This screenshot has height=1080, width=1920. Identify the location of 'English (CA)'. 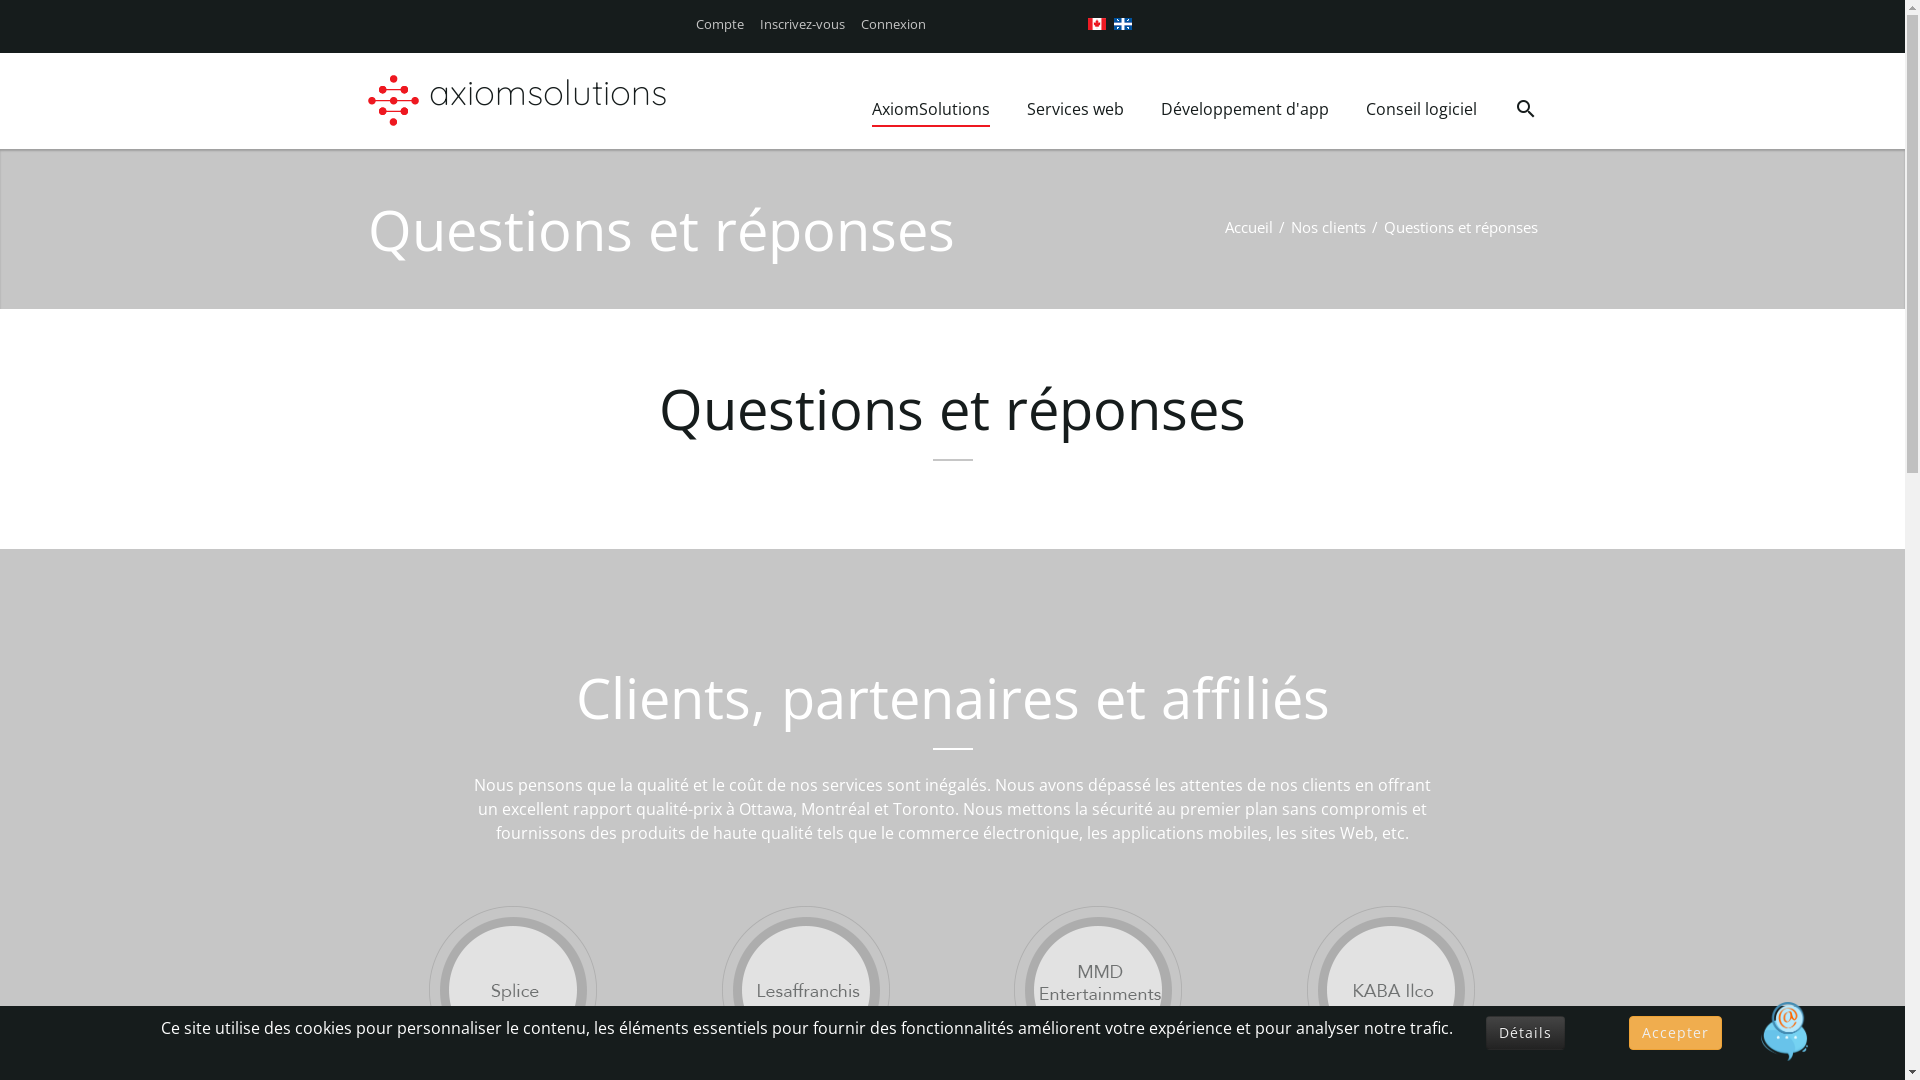
(1096, 23).